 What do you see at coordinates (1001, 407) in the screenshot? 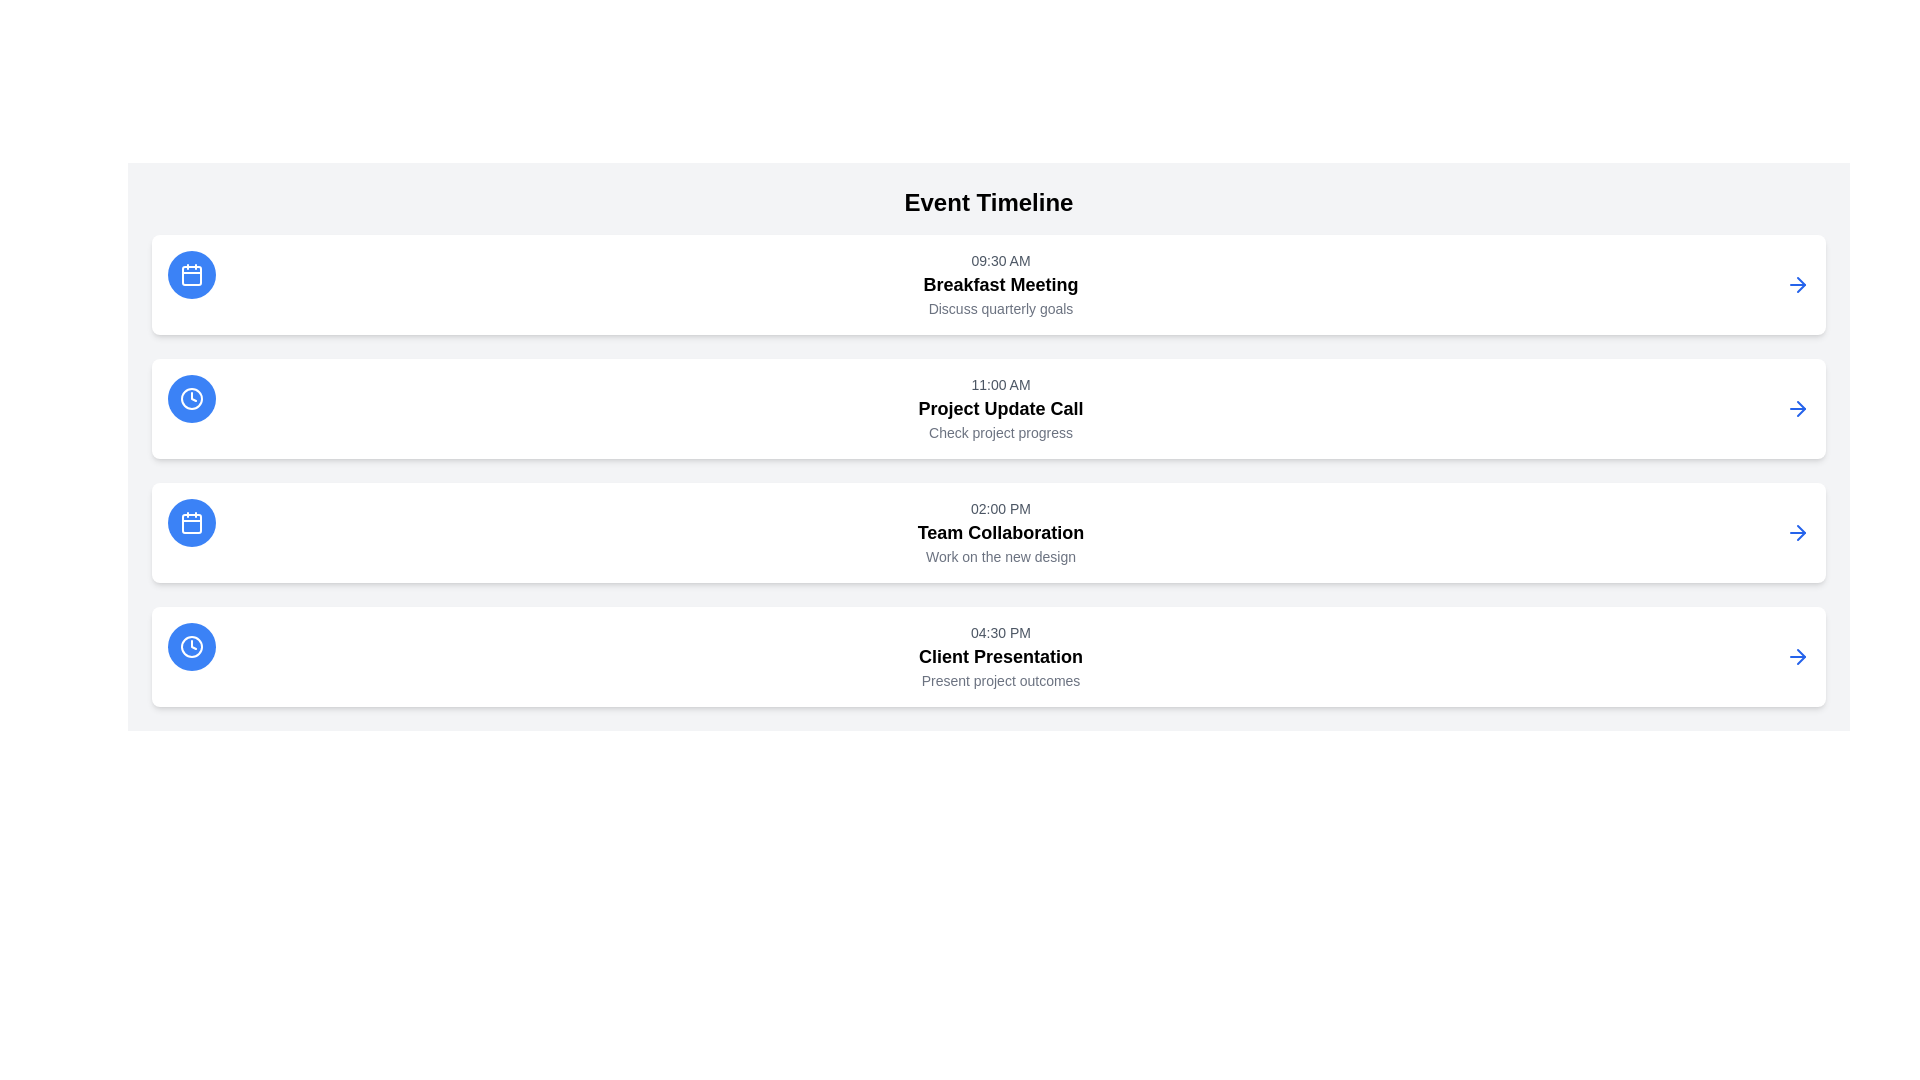
I see `the UI card component displaying '11:00 AM Project Update Call Check project progress.' which is the second item in the event timeline interface` at bounding box center [1001, 407].